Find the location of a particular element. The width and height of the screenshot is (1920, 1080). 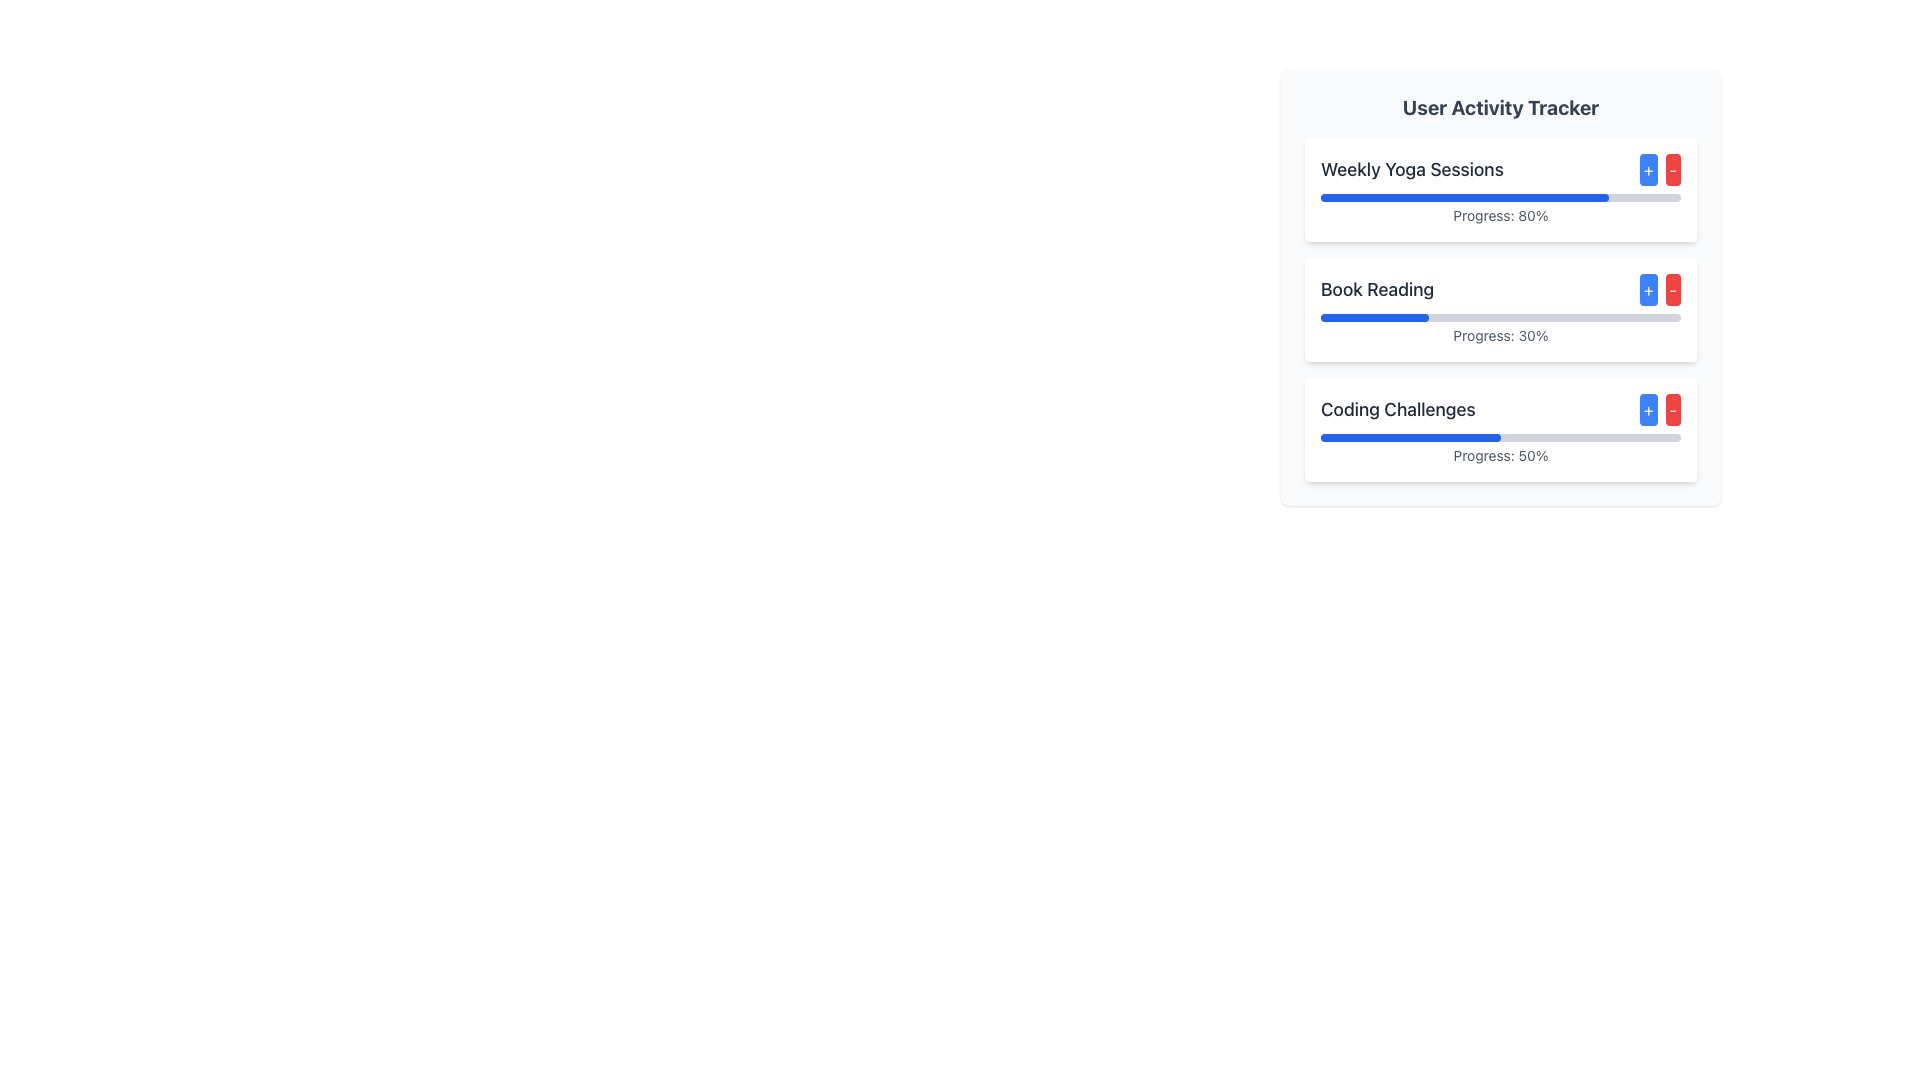

the second button with a red background and white text displaying a hyphen ('-') located to the right of the '+' button in the 'Coding Challenges' card under 'User Activity Tracker' is located at coordinates (1673, 408).